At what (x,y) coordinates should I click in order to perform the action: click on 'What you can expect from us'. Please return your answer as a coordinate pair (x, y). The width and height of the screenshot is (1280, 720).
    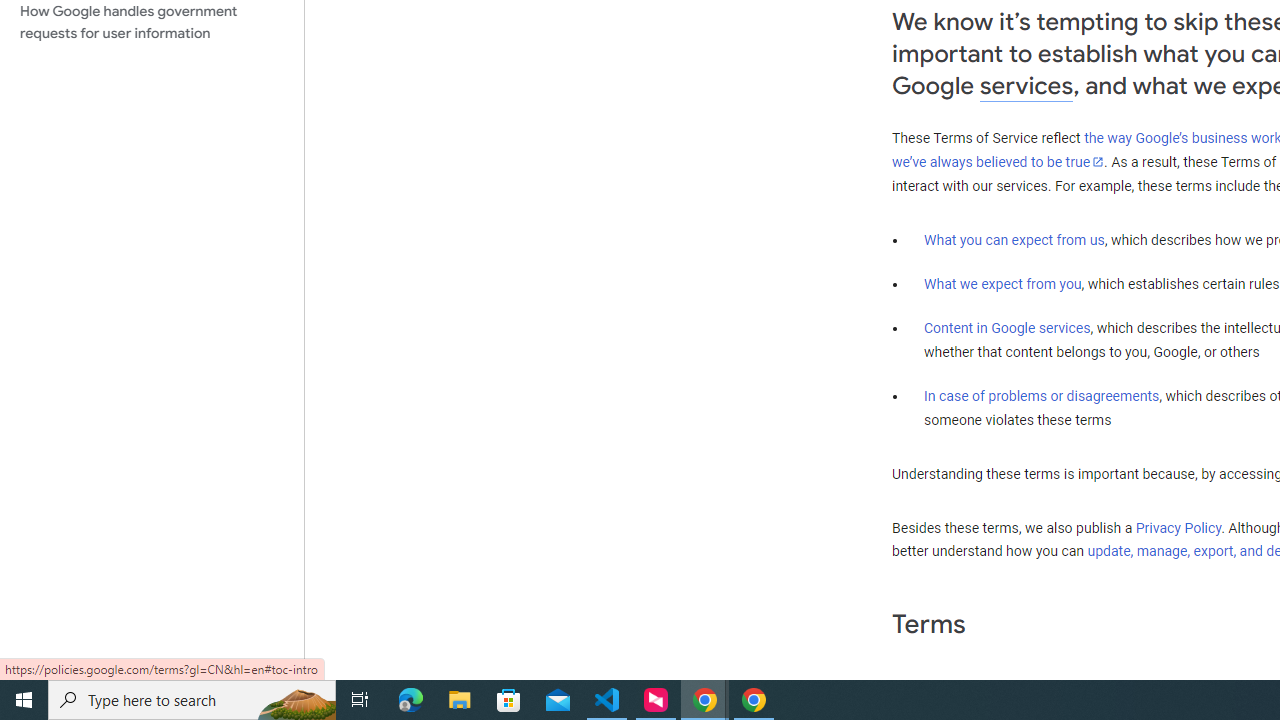
    Looking at the image, I should click on (1014, 239).